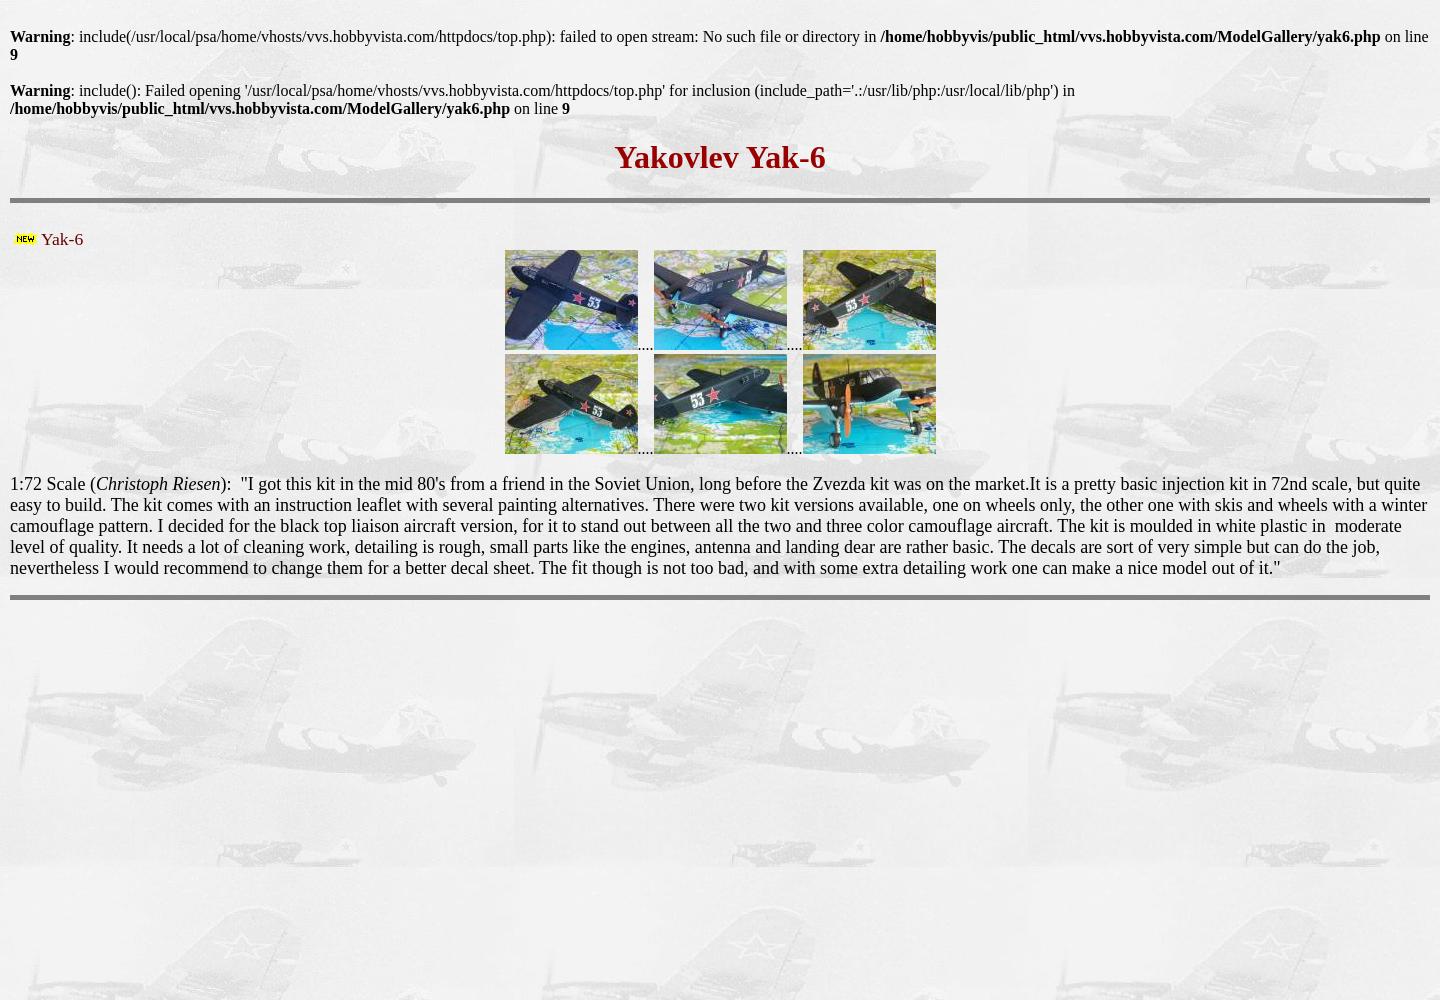  I want to click on 'Christoph Riesen', so click(156, 482).